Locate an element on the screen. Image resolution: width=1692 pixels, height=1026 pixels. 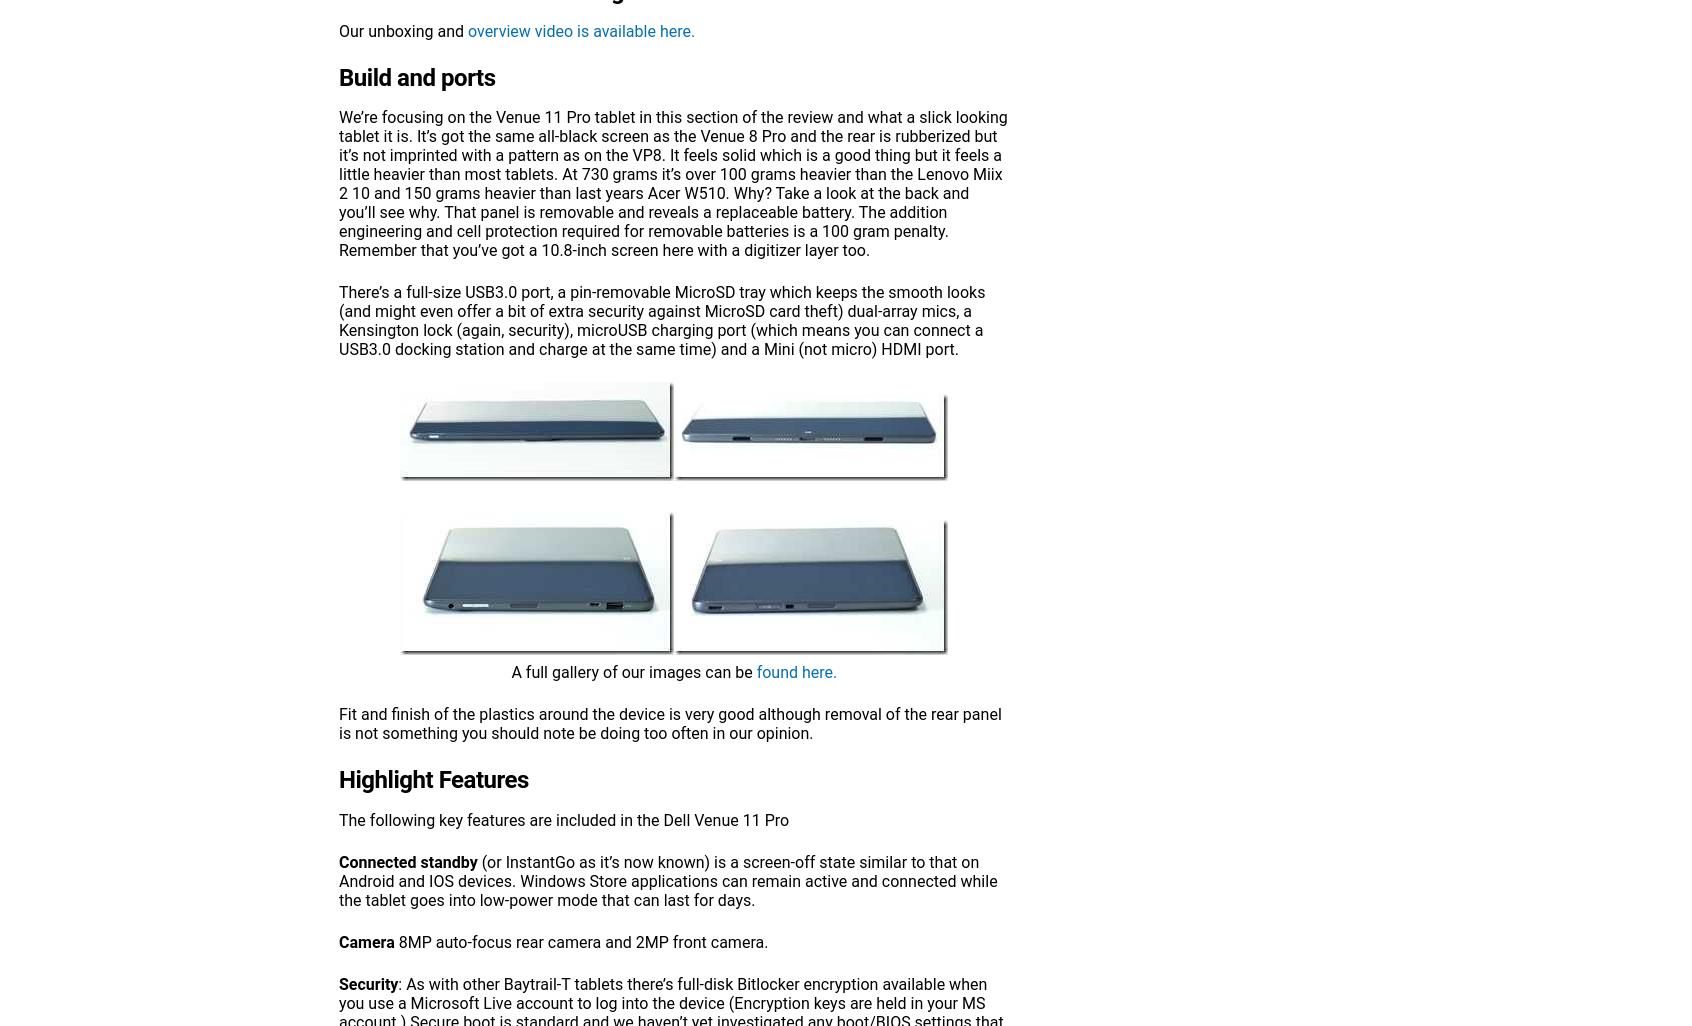
'overview video is available here.' is located at coordinates (580, 30).